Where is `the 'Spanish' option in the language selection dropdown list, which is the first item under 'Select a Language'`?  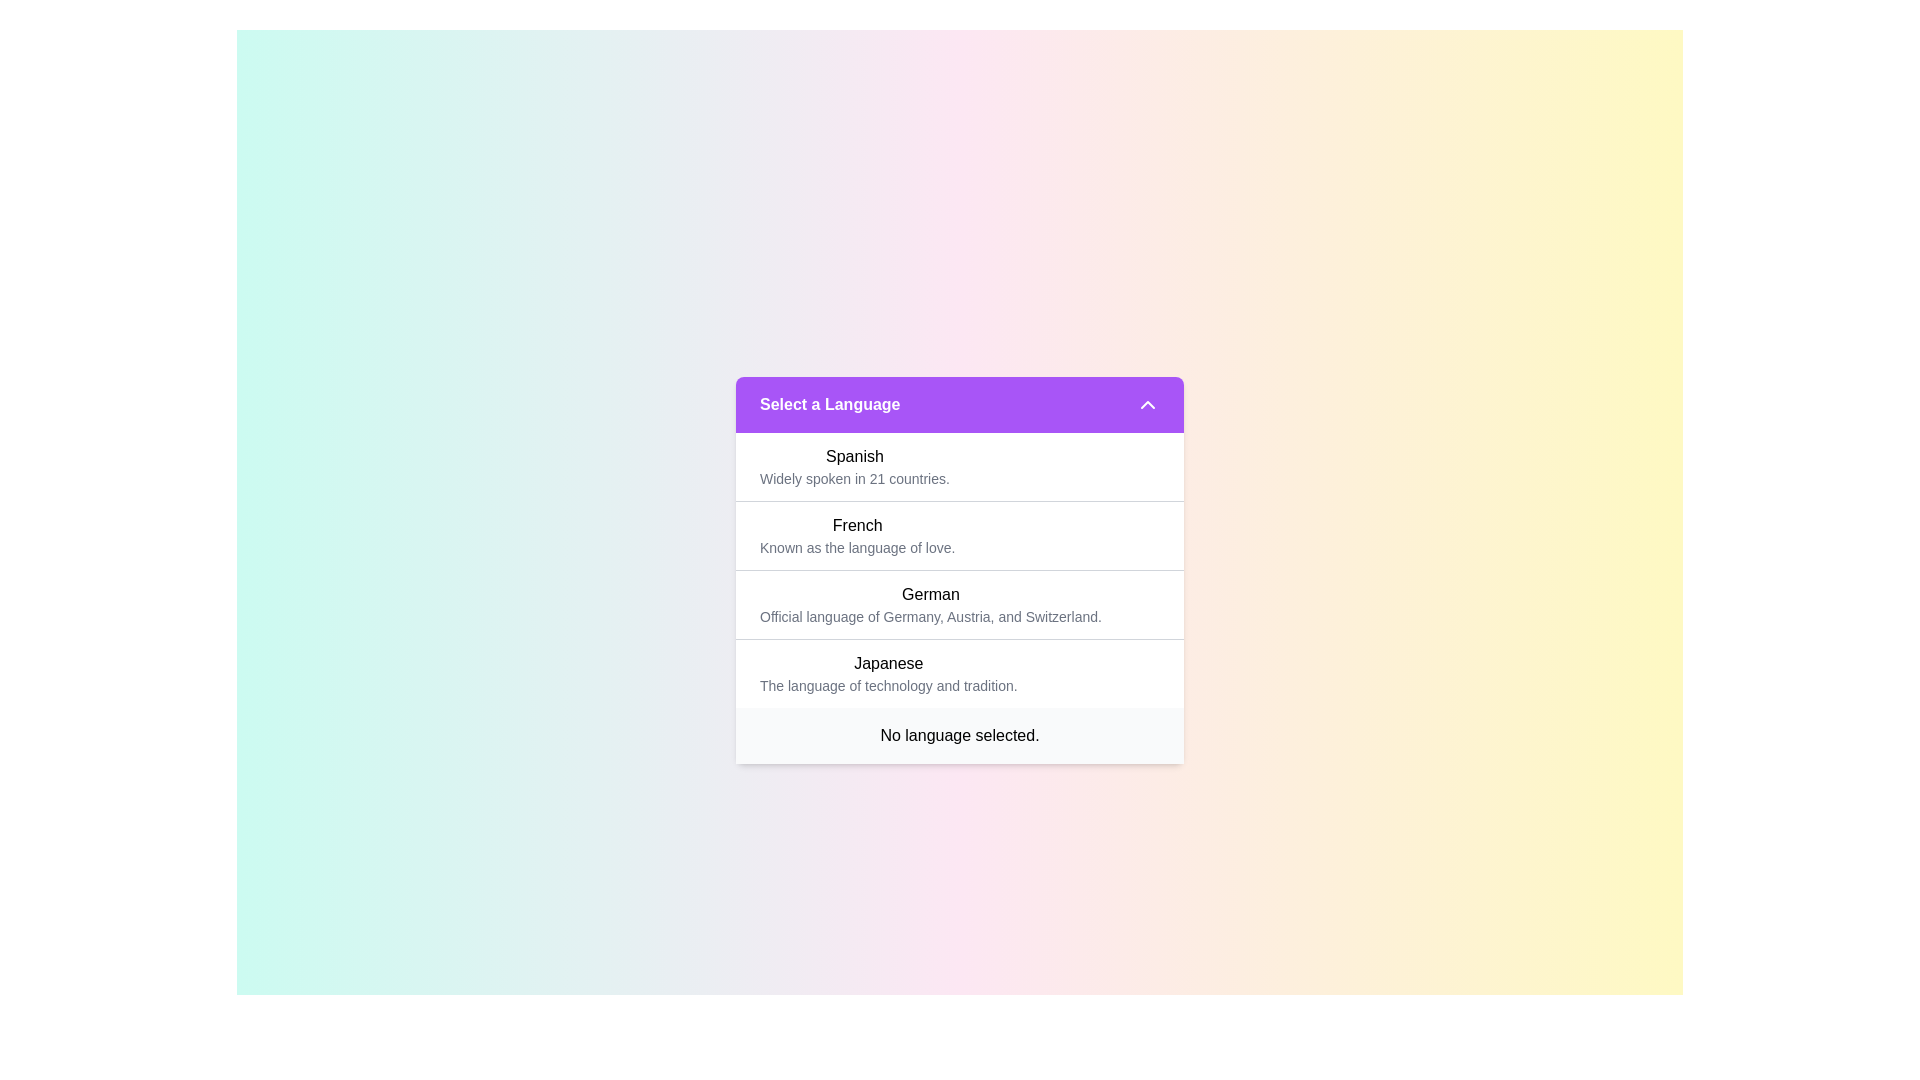 the 'Spanish' option in the language selection dropdown list, which is the first item under 'Select a Language' is located at coordinates (854, 466).